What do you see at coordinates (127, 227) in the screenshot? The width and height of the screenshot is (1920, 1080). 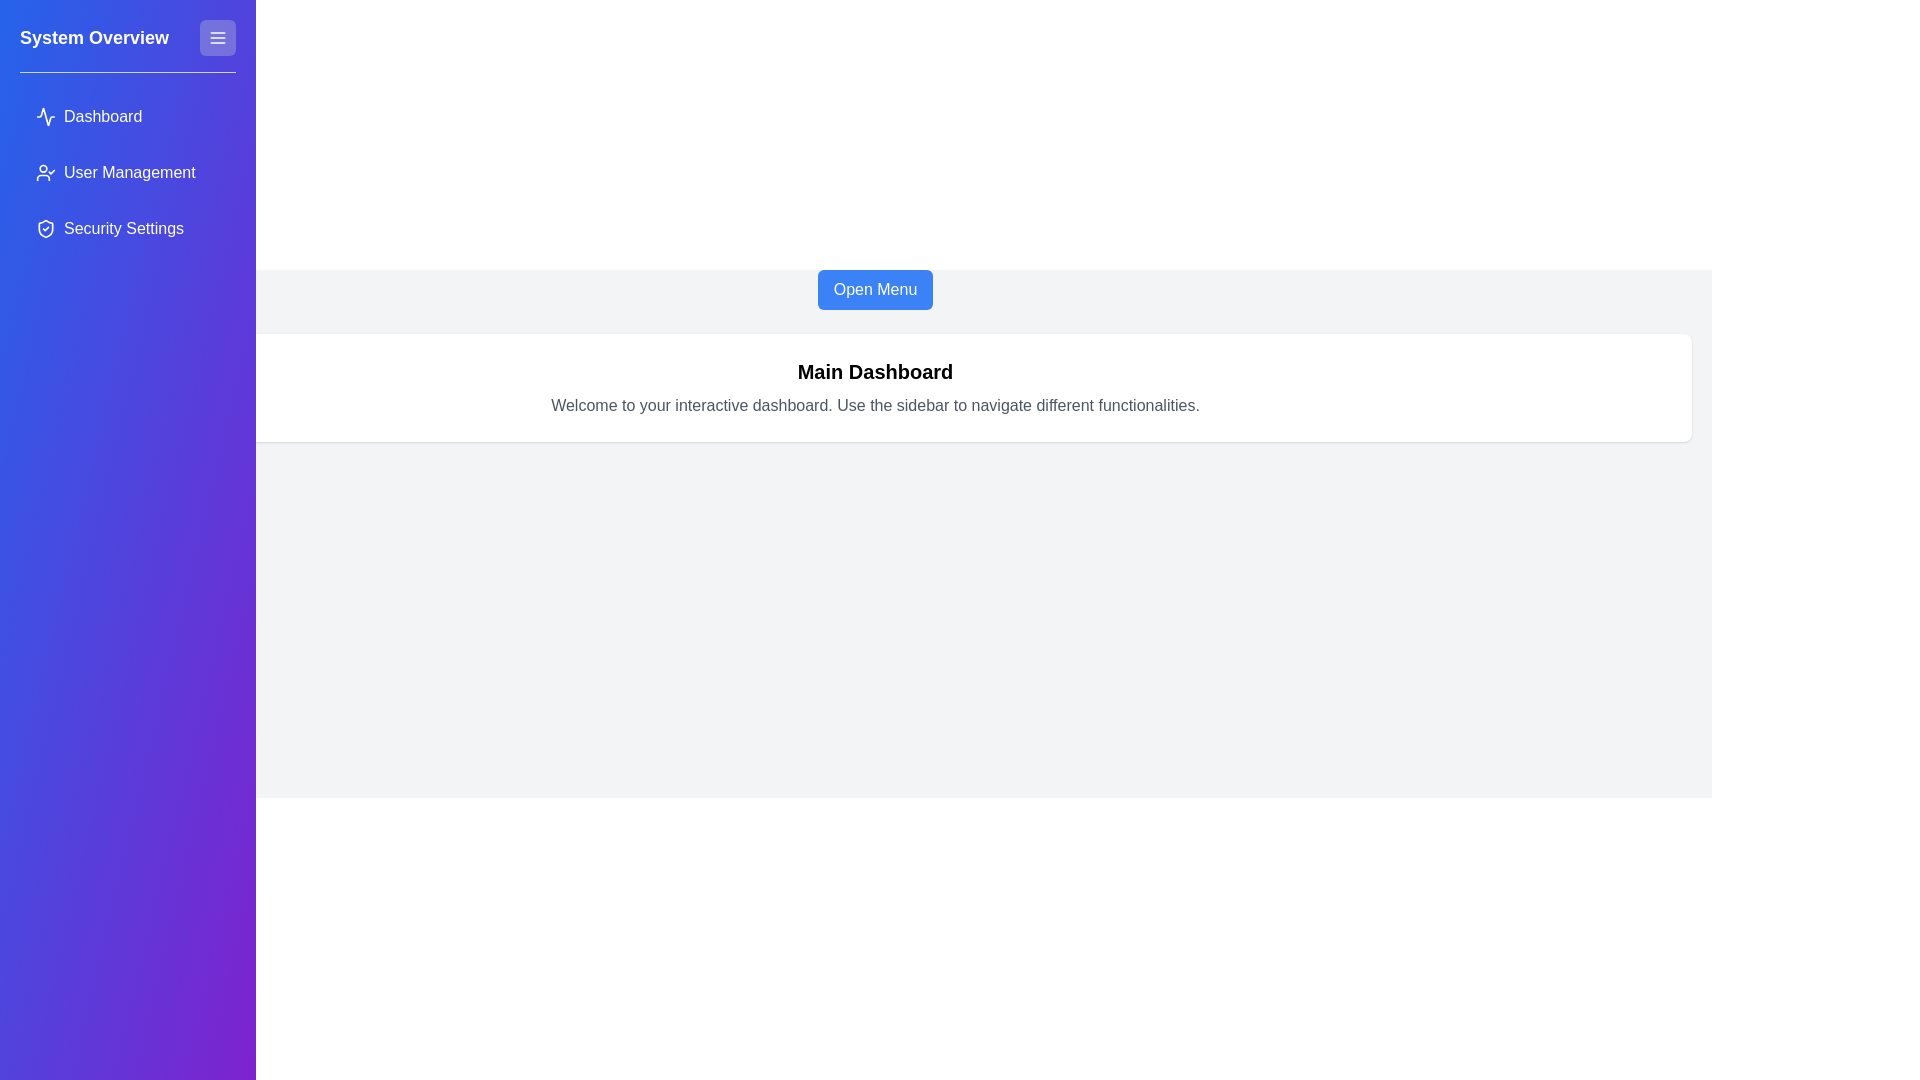 I see `the menu item labeled Security Settings to navigate to its section` at bounding box center [127, 227].